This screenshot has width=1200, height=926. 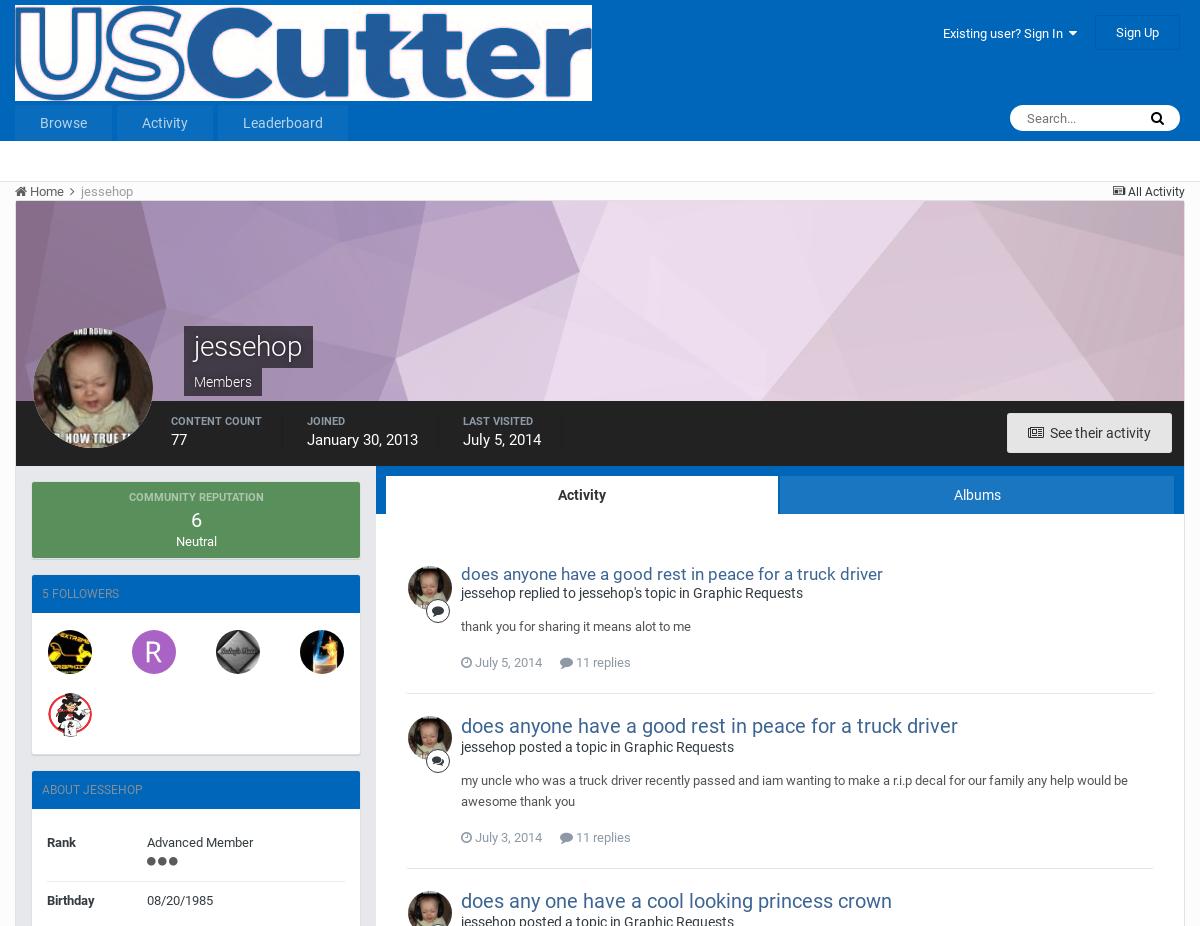 What do you see at coordinates (47, 842) in the screenshot?
I see `'Rank'` at bounding box center [47, 842].